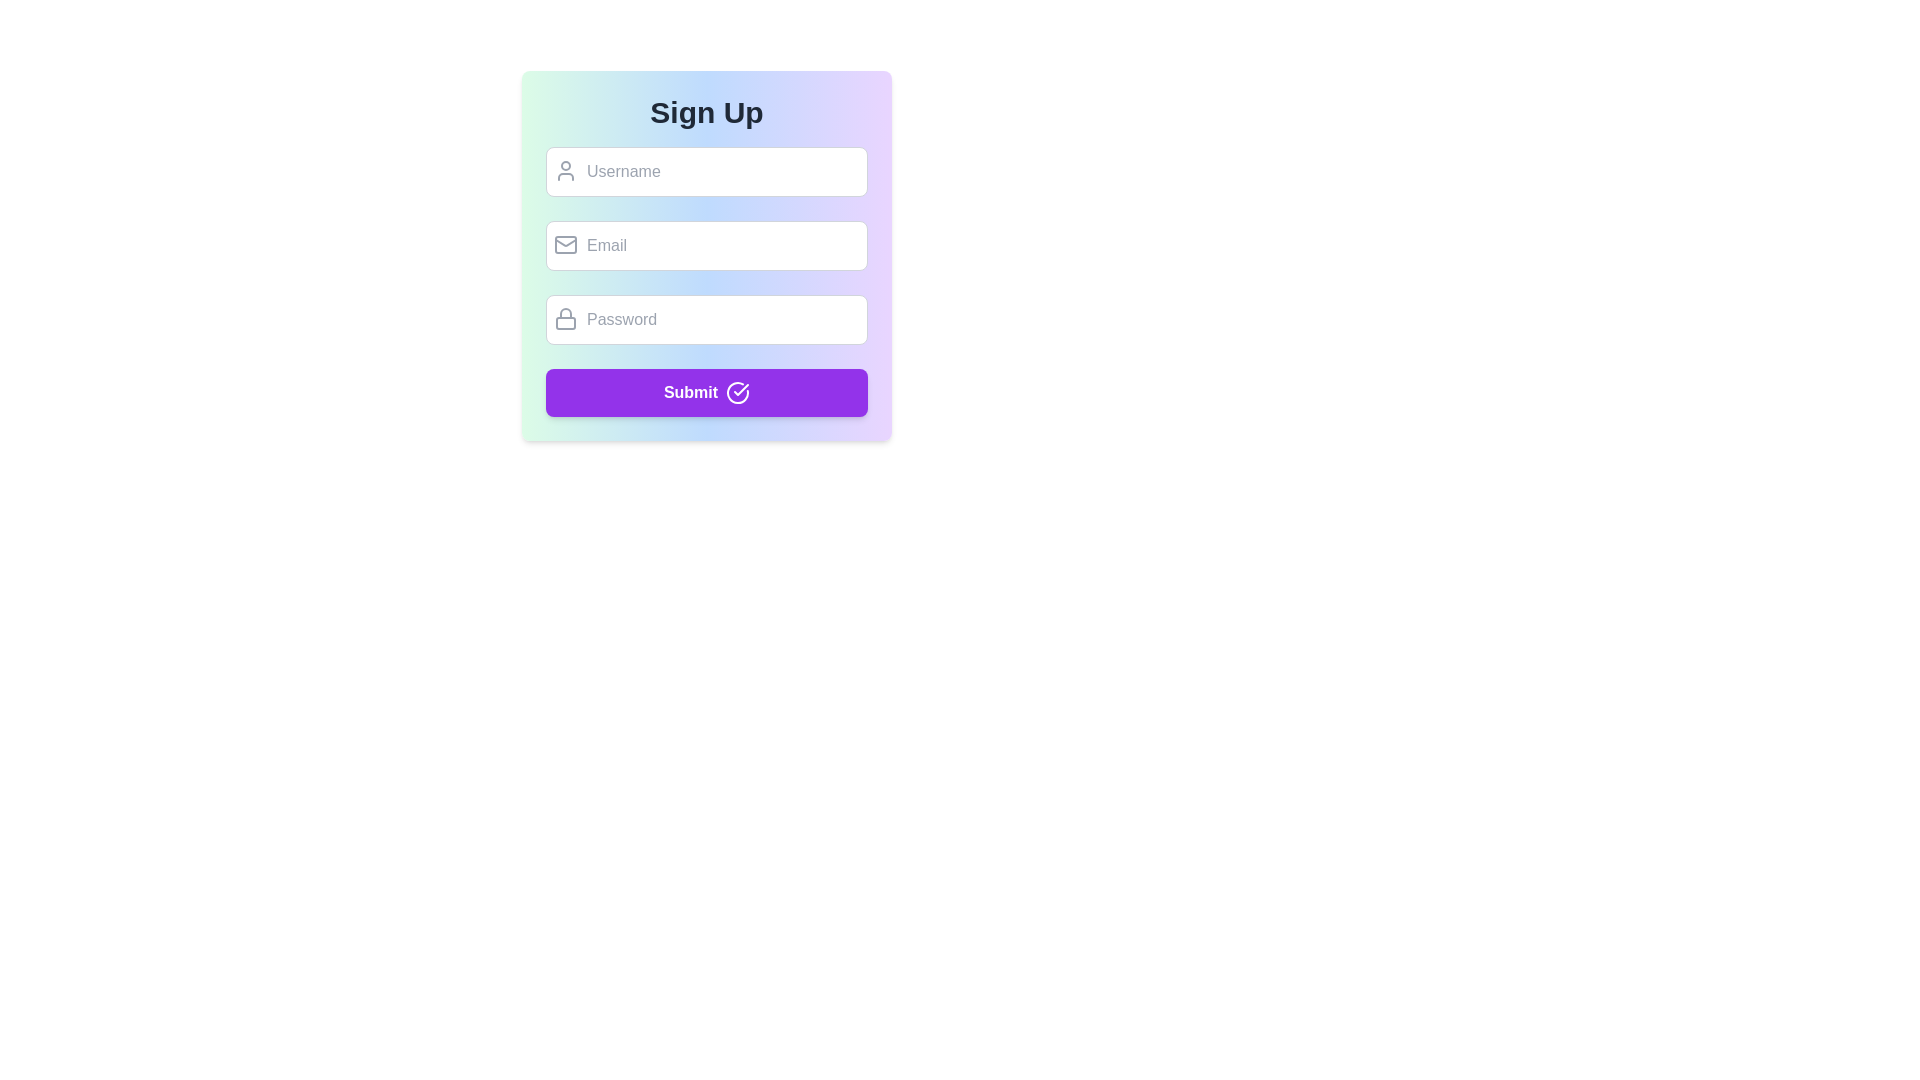 This screenshot has height=1080, width=1920. I want to click on the email input field in the Sign Up form to focus on it, which is the second input field between the Username and Password fields, so click(706, 245).